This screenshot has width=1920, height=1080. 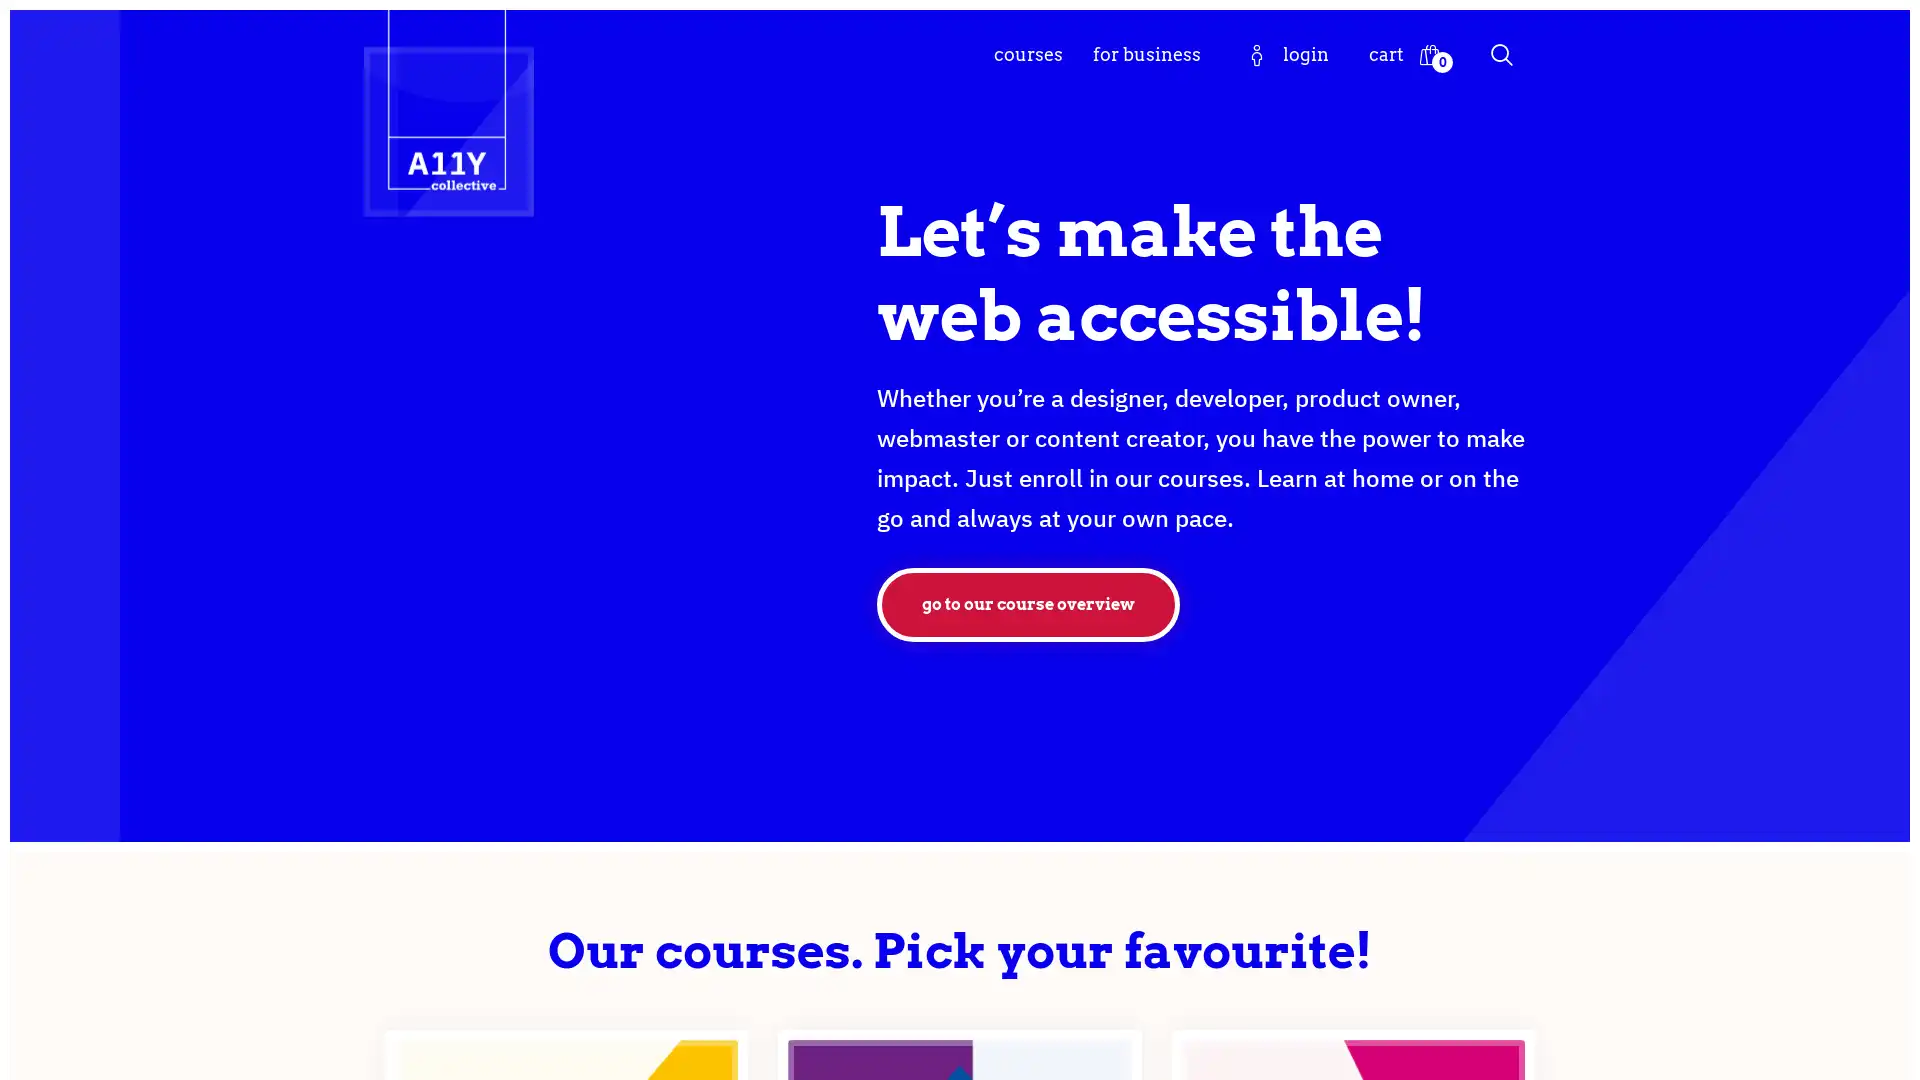 I want to click on Search, so click(x=1502, y=53).